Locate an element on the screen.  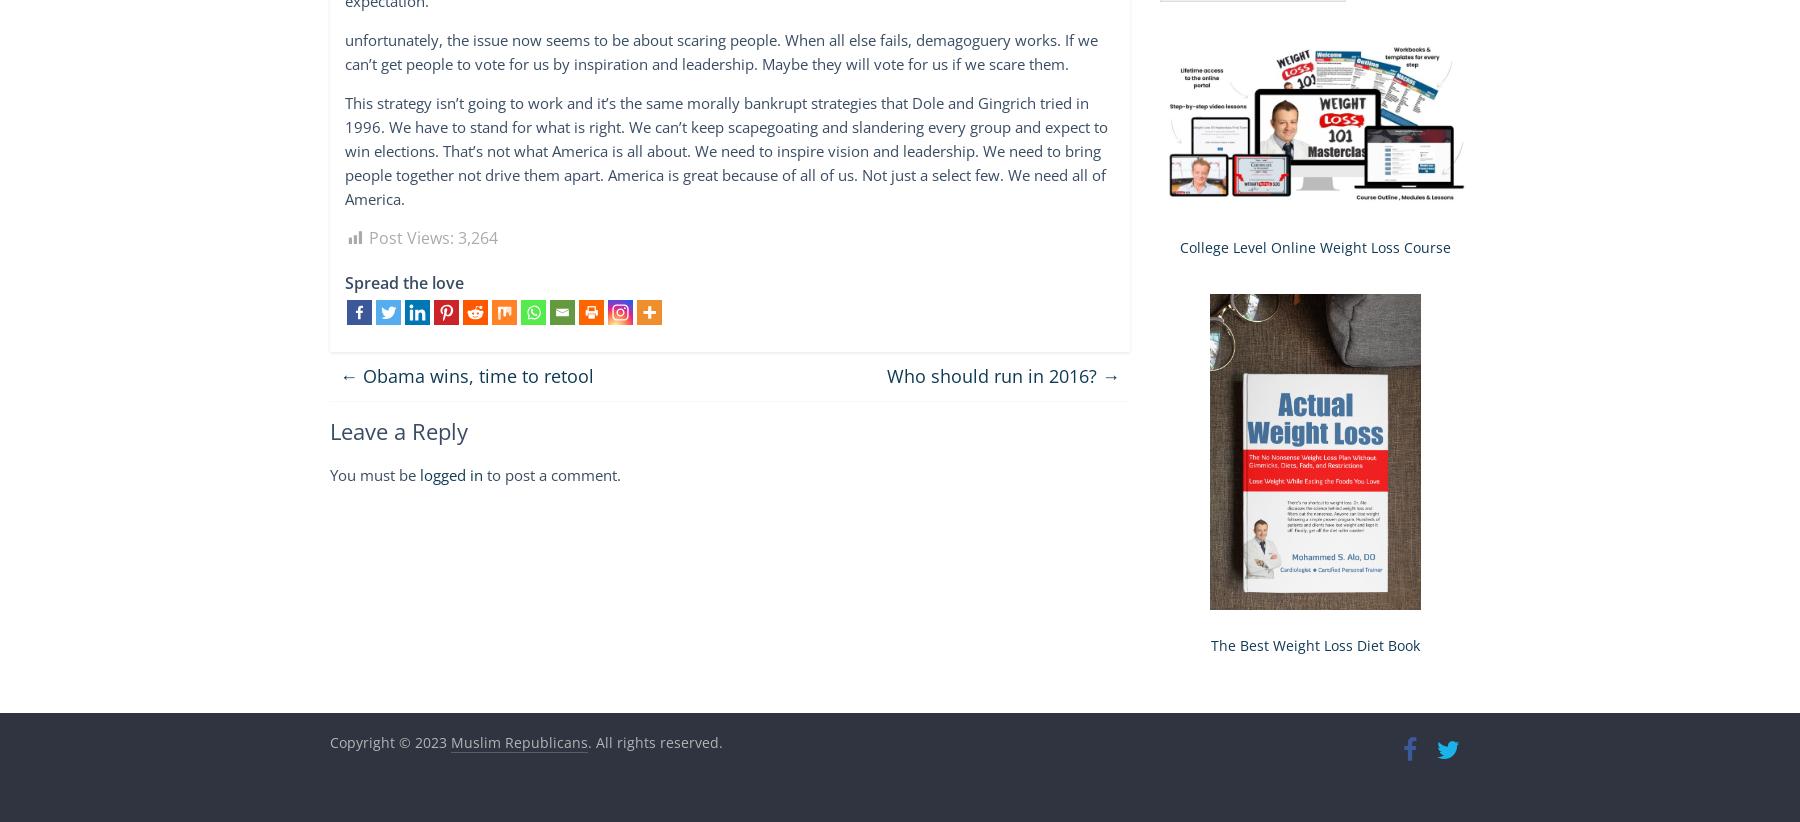
'Who should run in 2016?' is located at coordinates (993, 374).